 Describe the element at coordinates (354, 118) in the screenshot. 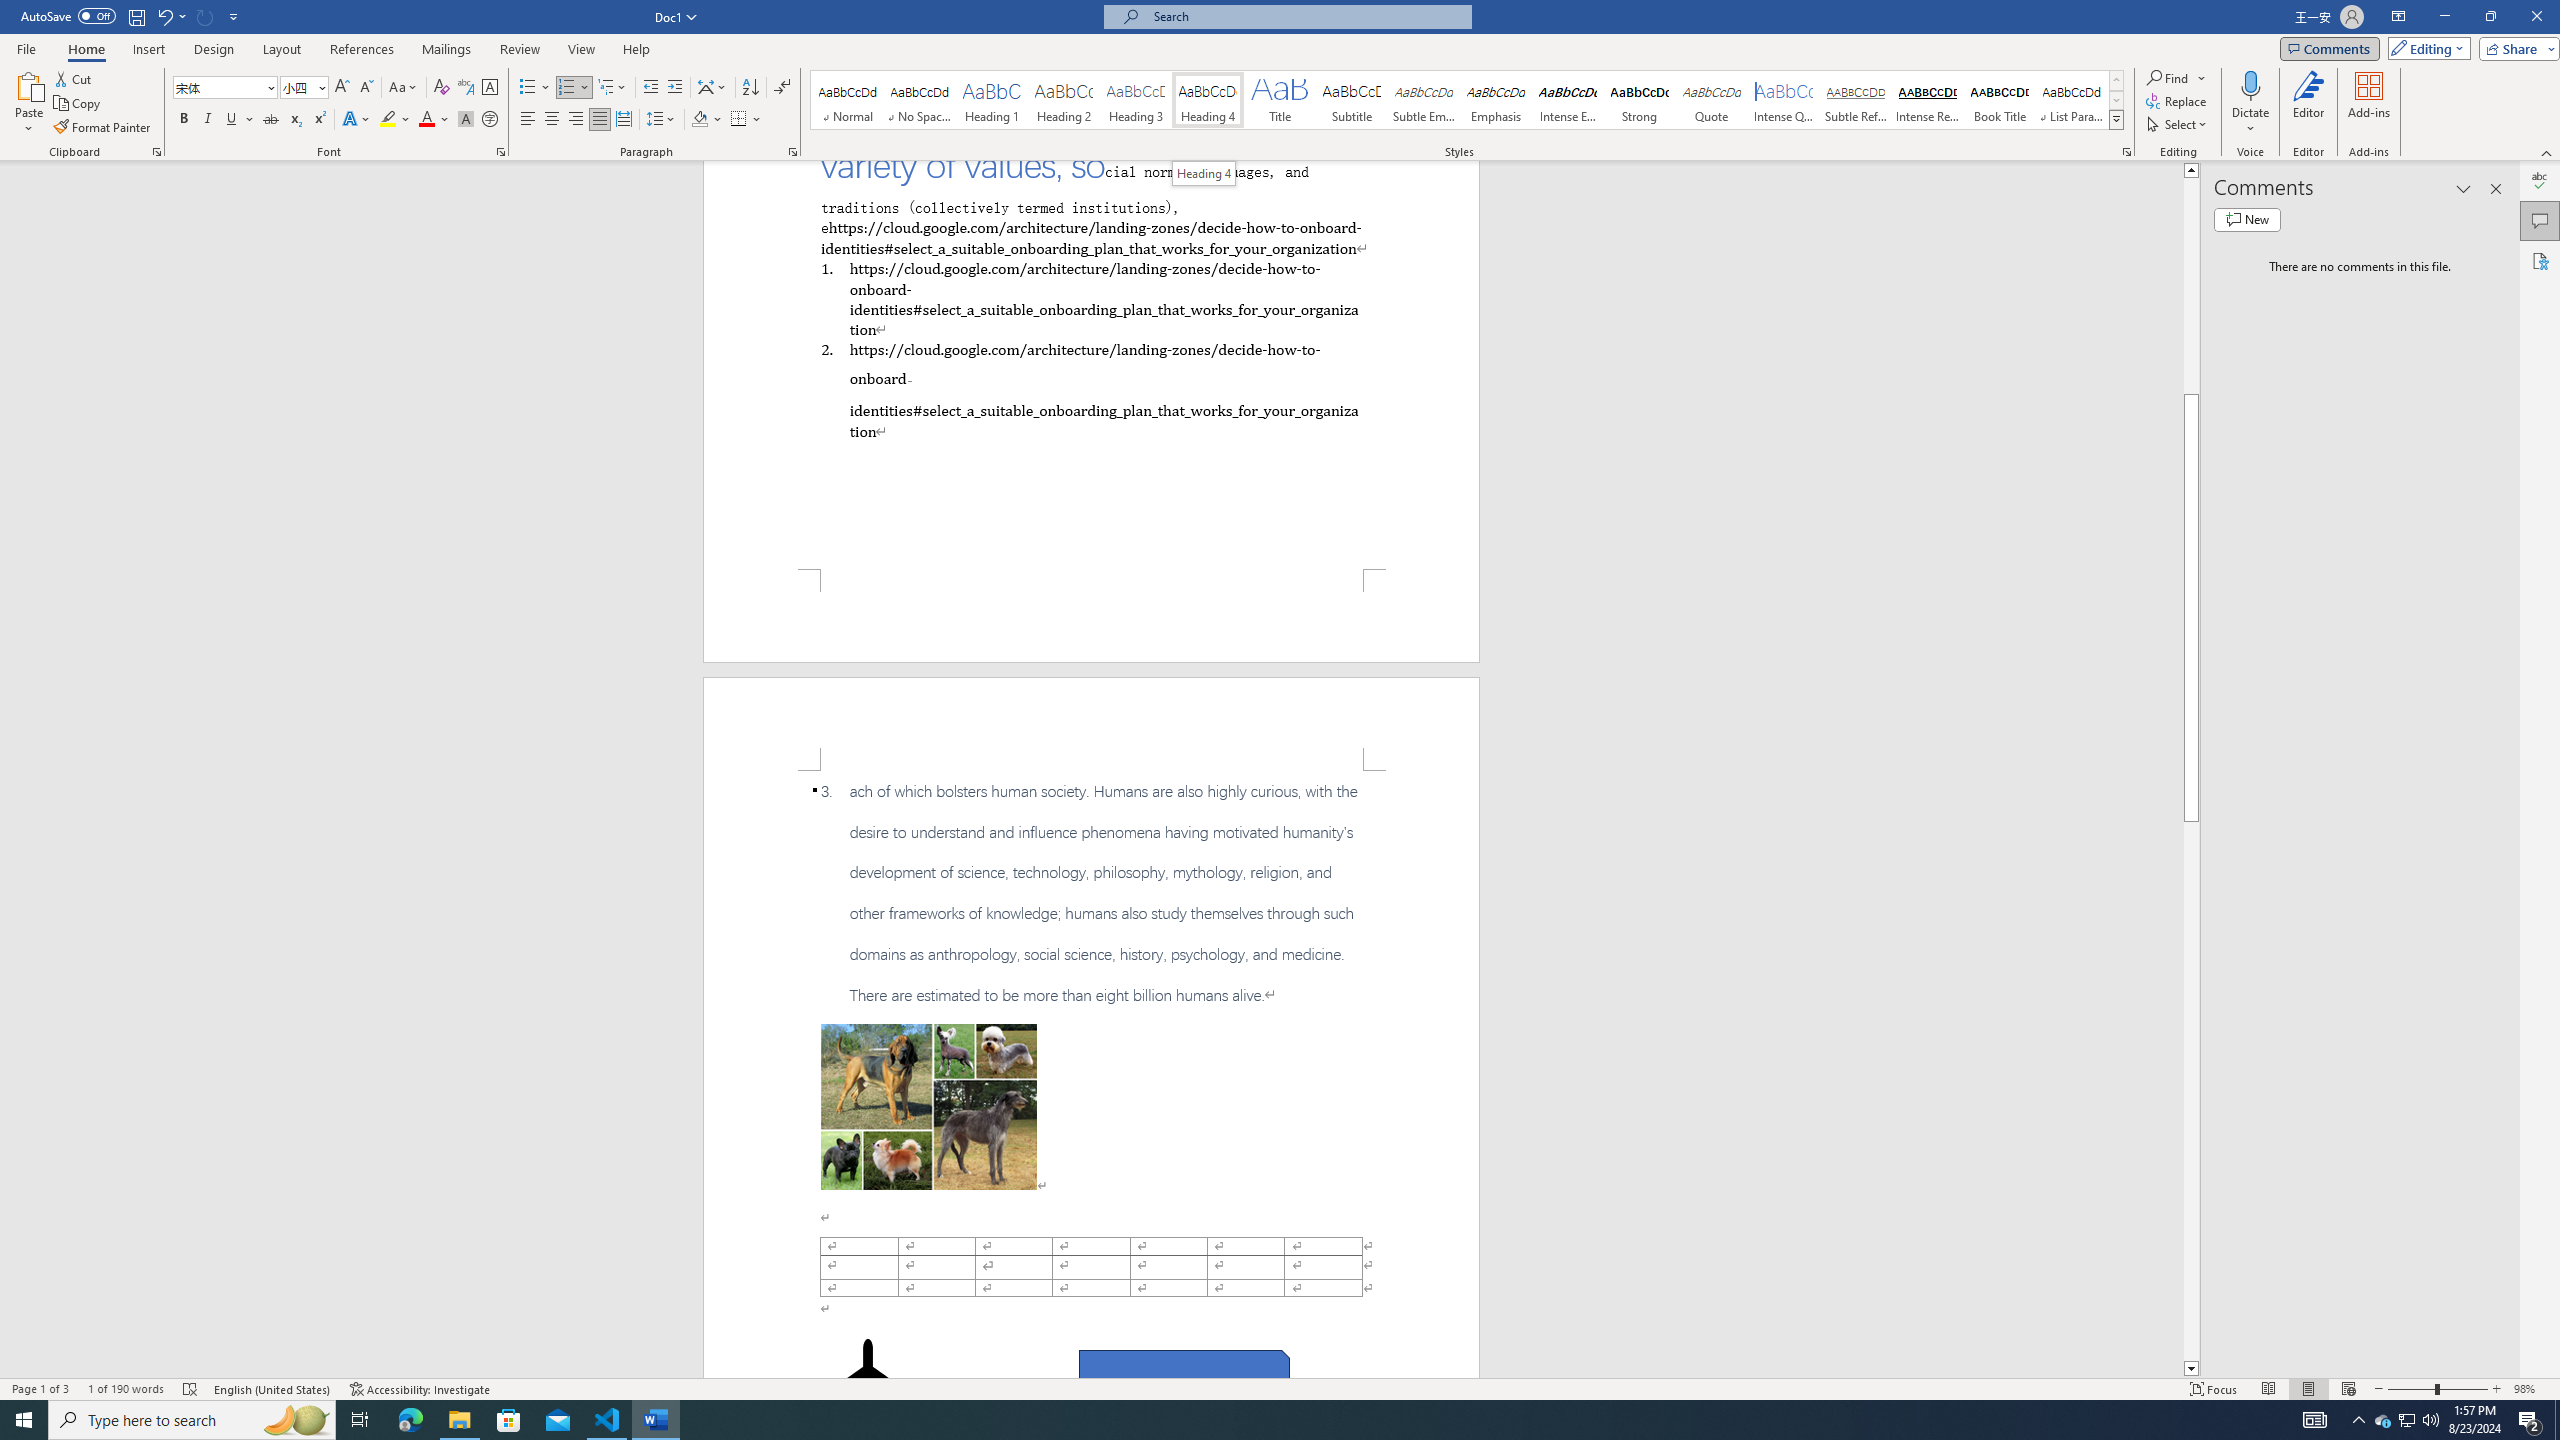

I see `'Text Effects and Typography'` at that location.